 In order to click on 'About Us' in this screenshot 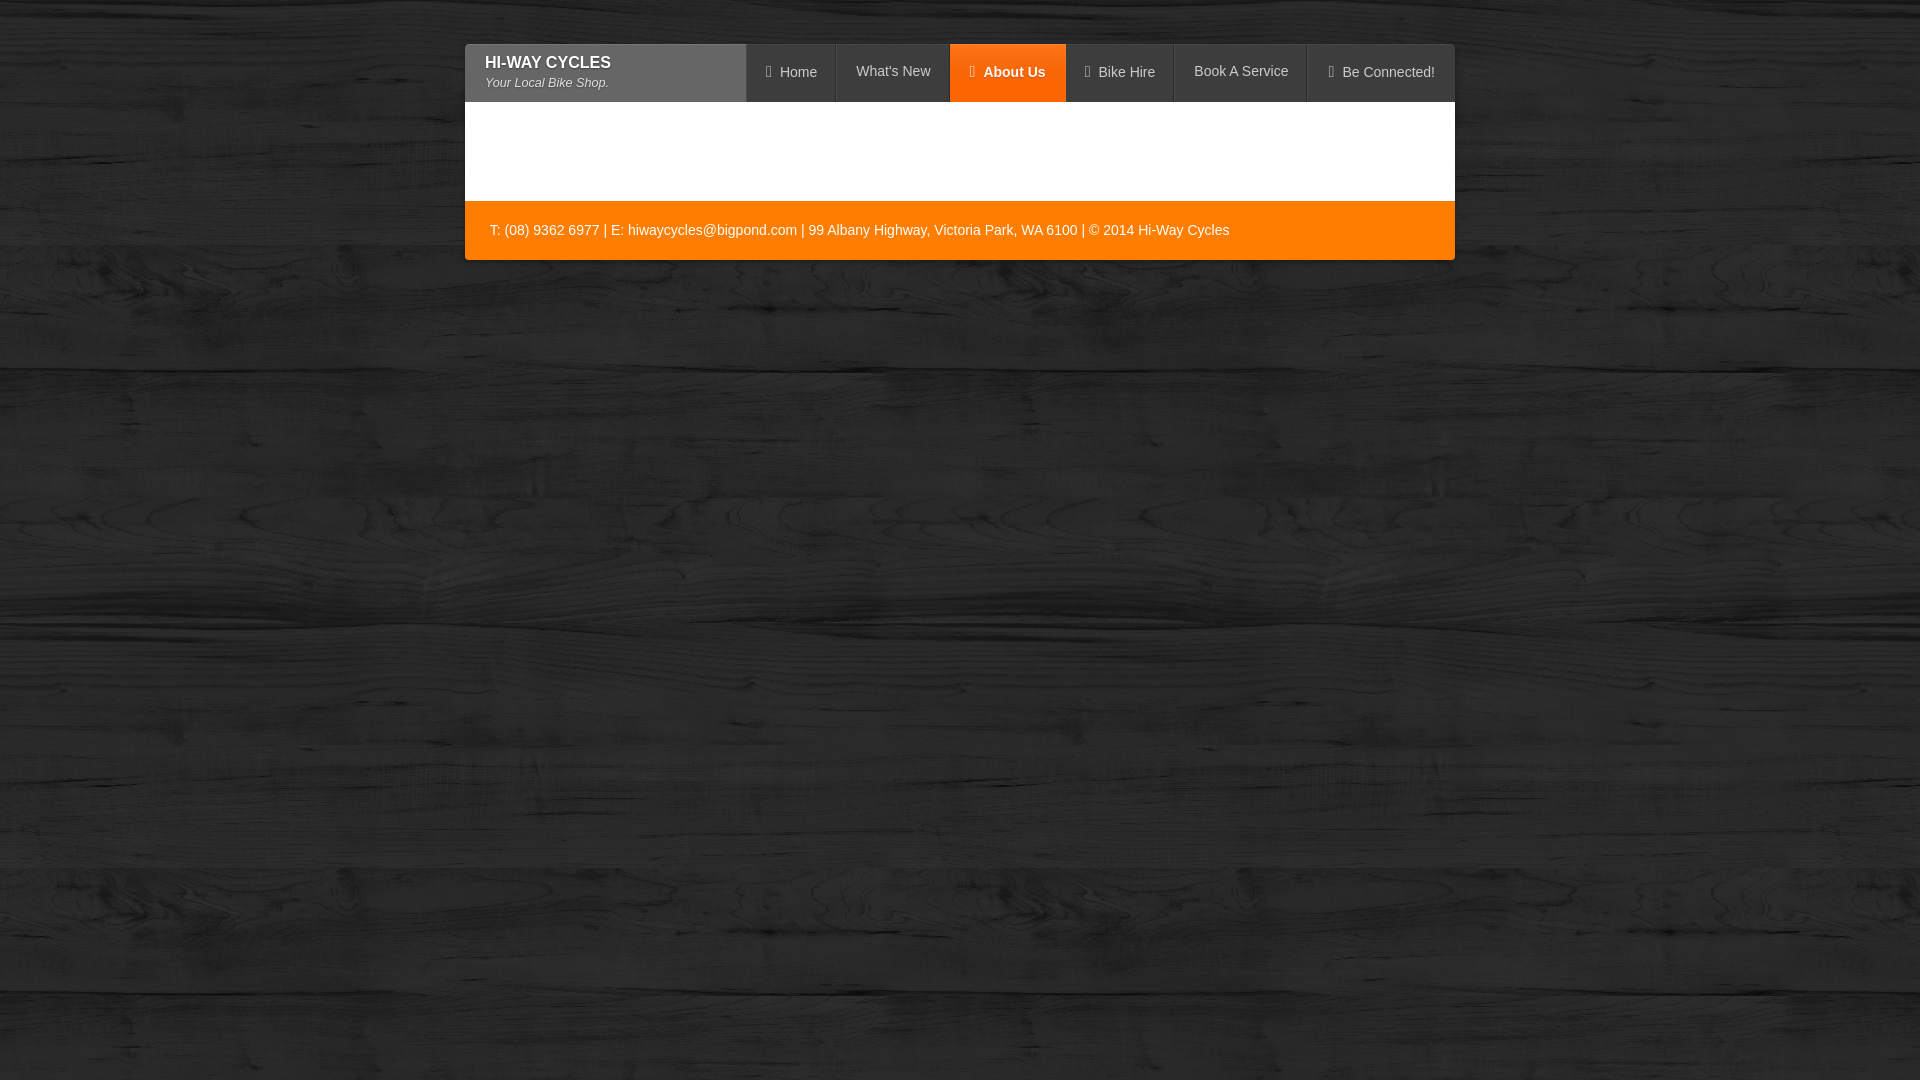, I will do `click(1008, 72)`.